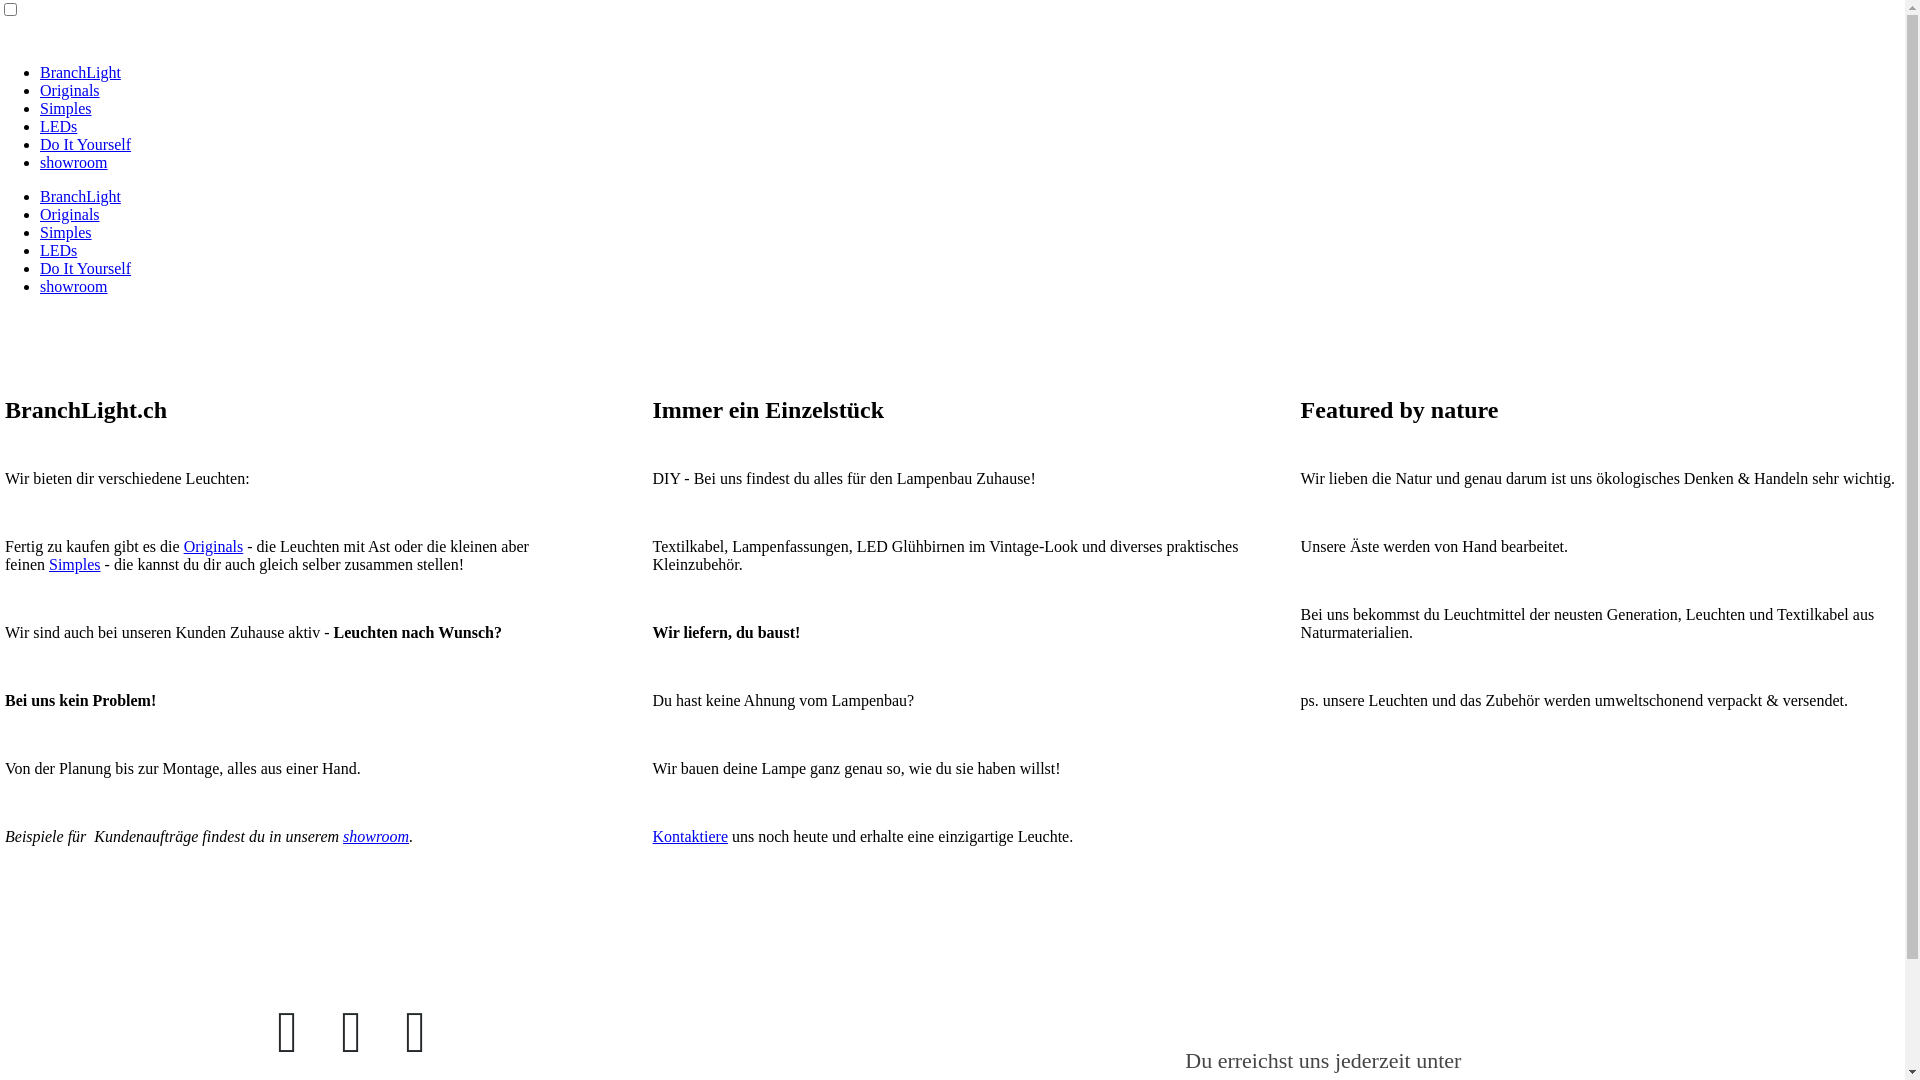  I want to click on 'BranchLight', so click(39, 71).